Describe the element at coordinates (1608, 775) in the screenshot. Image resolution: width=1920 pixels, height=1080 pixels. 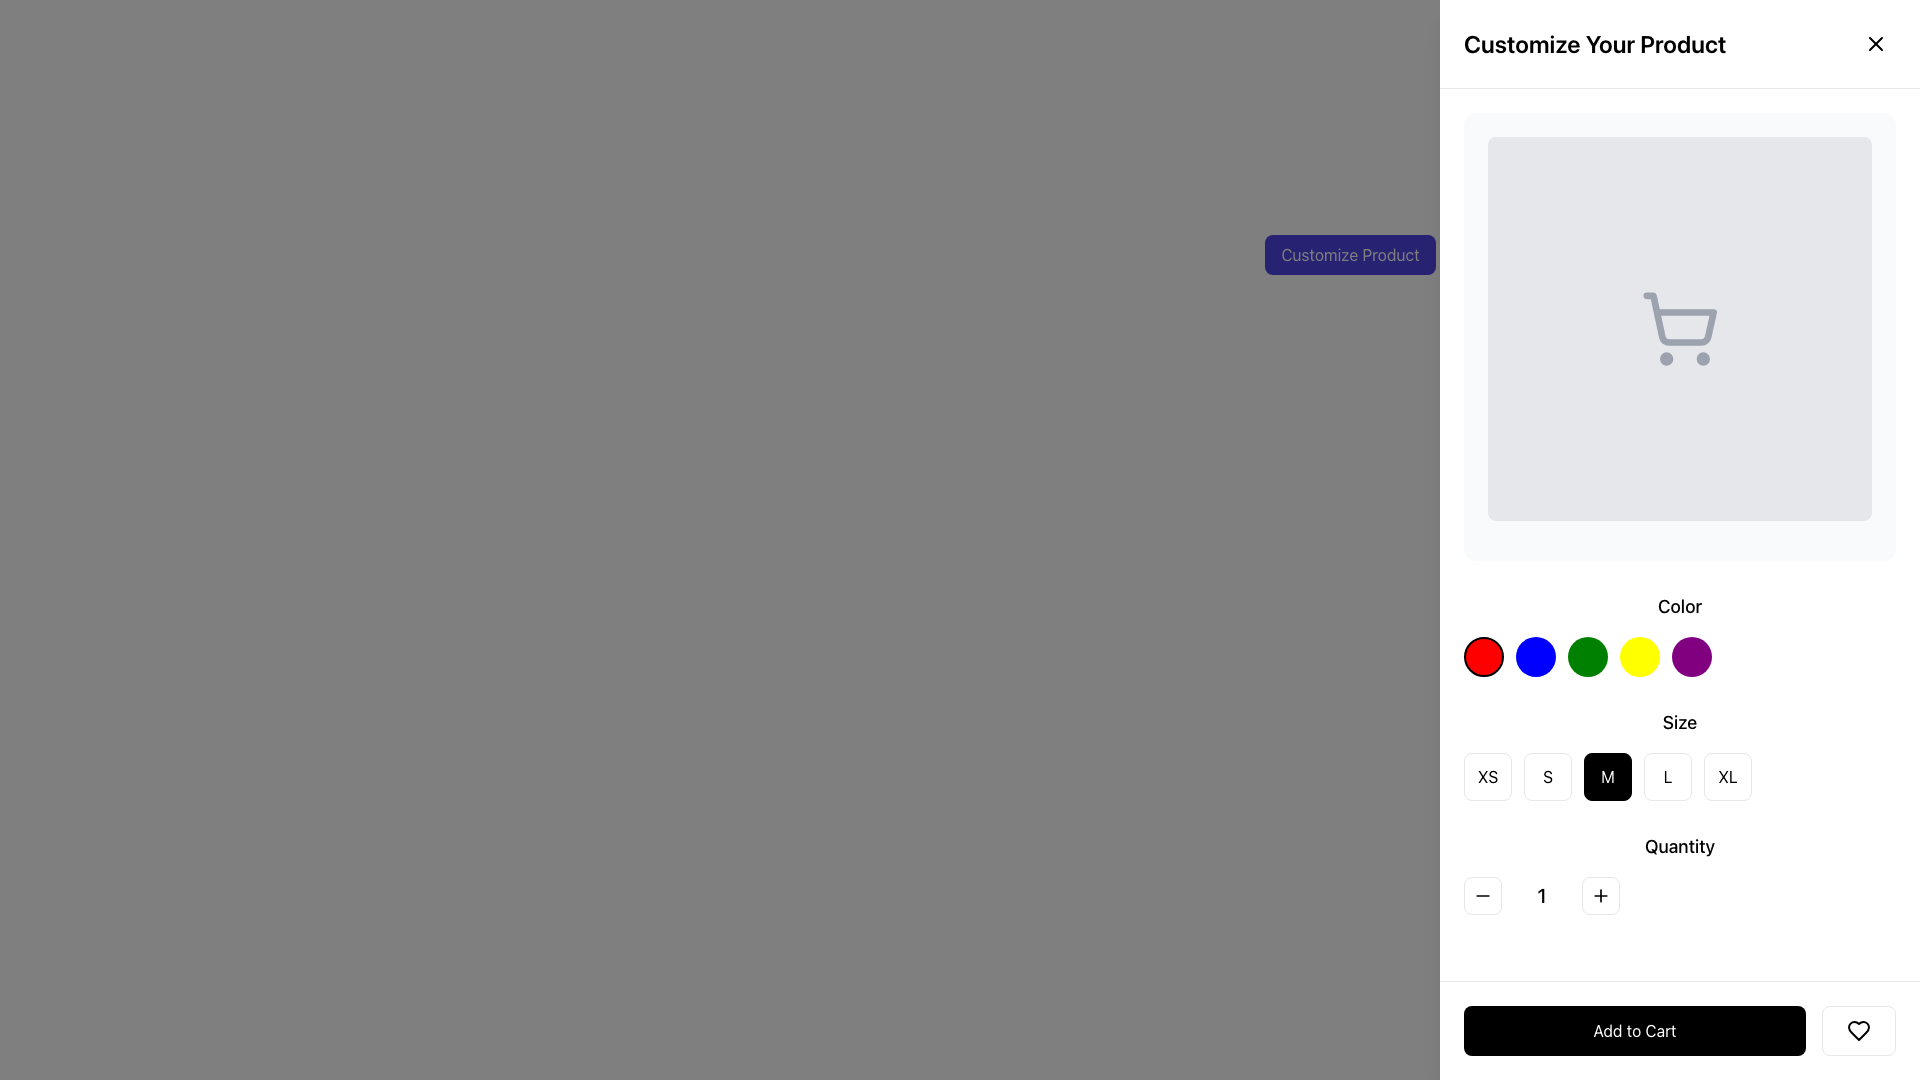
I see `the 'M' size selector button, which is the third button in a horizontal group of size selectors` at that location.